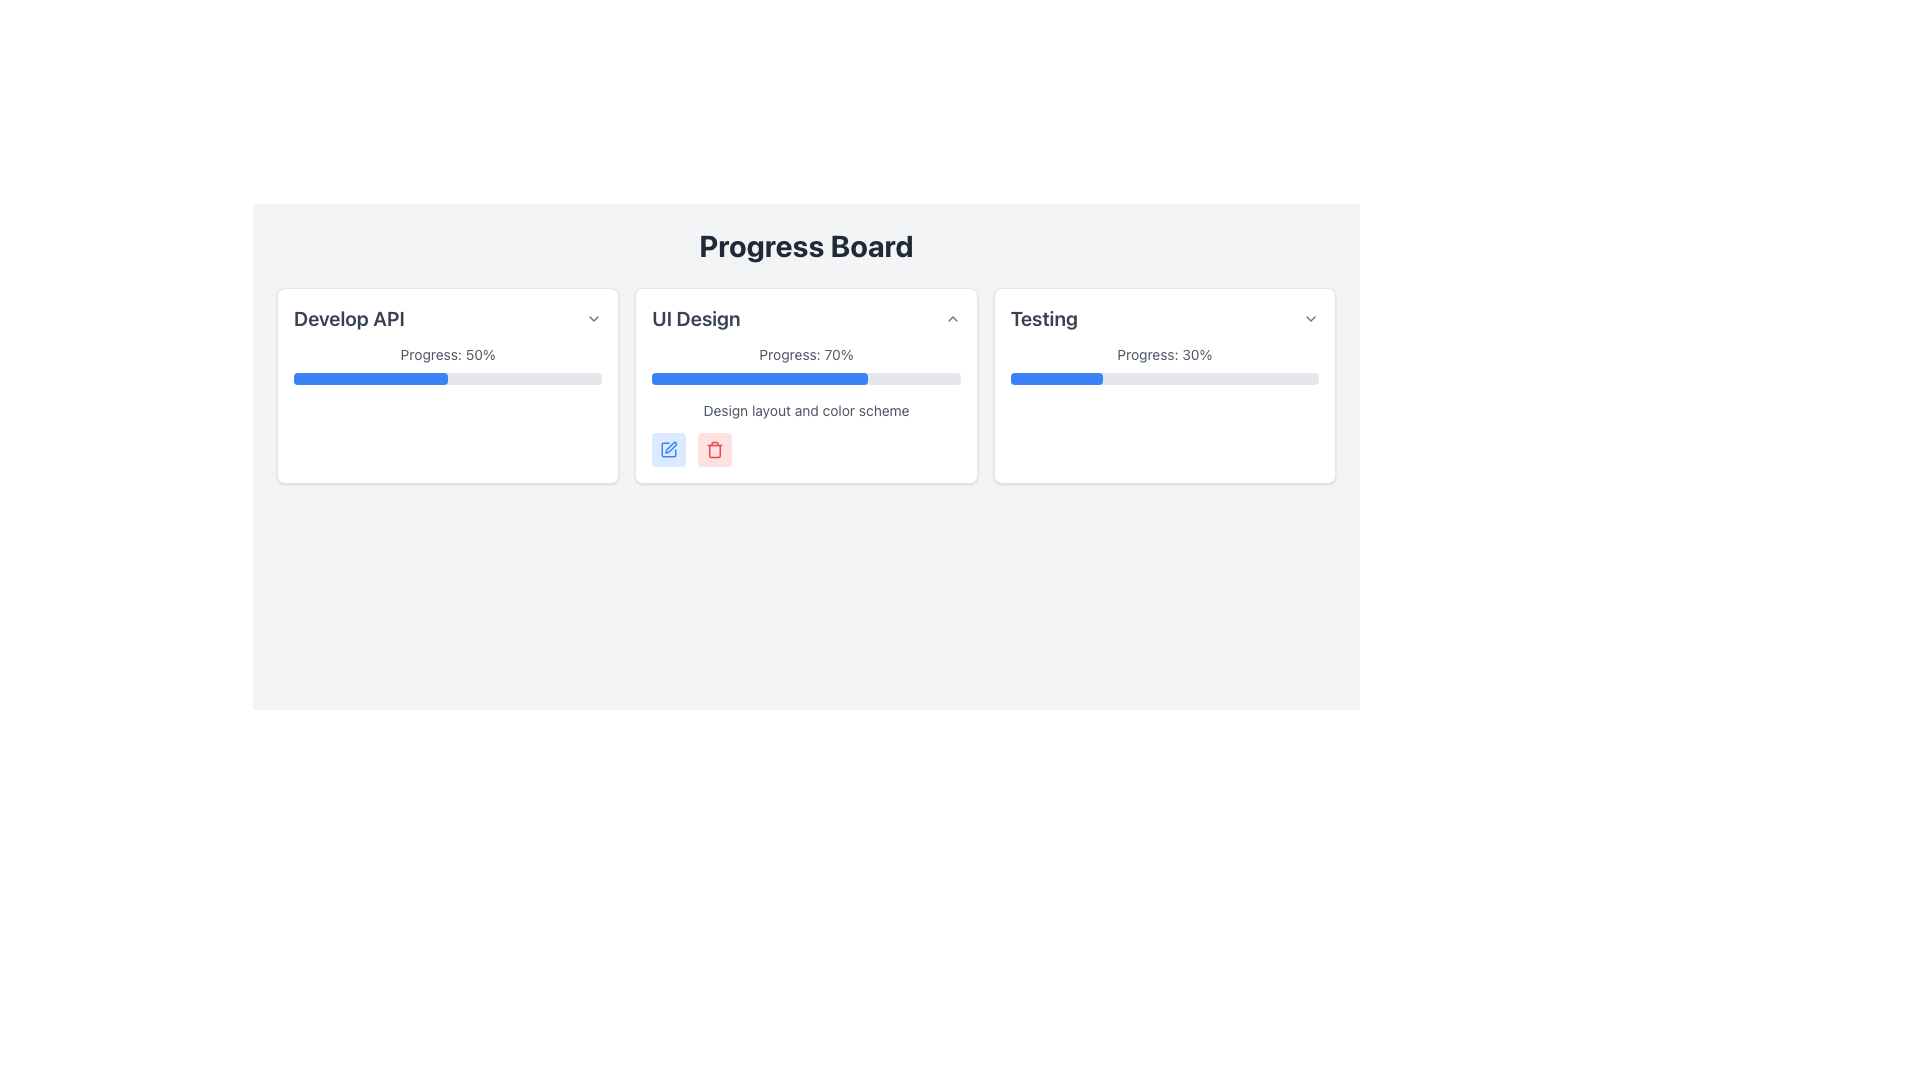 The height and width of the screenshot is (1080, 1920). What do you see at coordinates (371, 378) in the screenshot?
I see `the Progress Indicator in the 'Develop API' section of the progress board that visually represents 50% completion of a task` at bounding box center [371, 378].